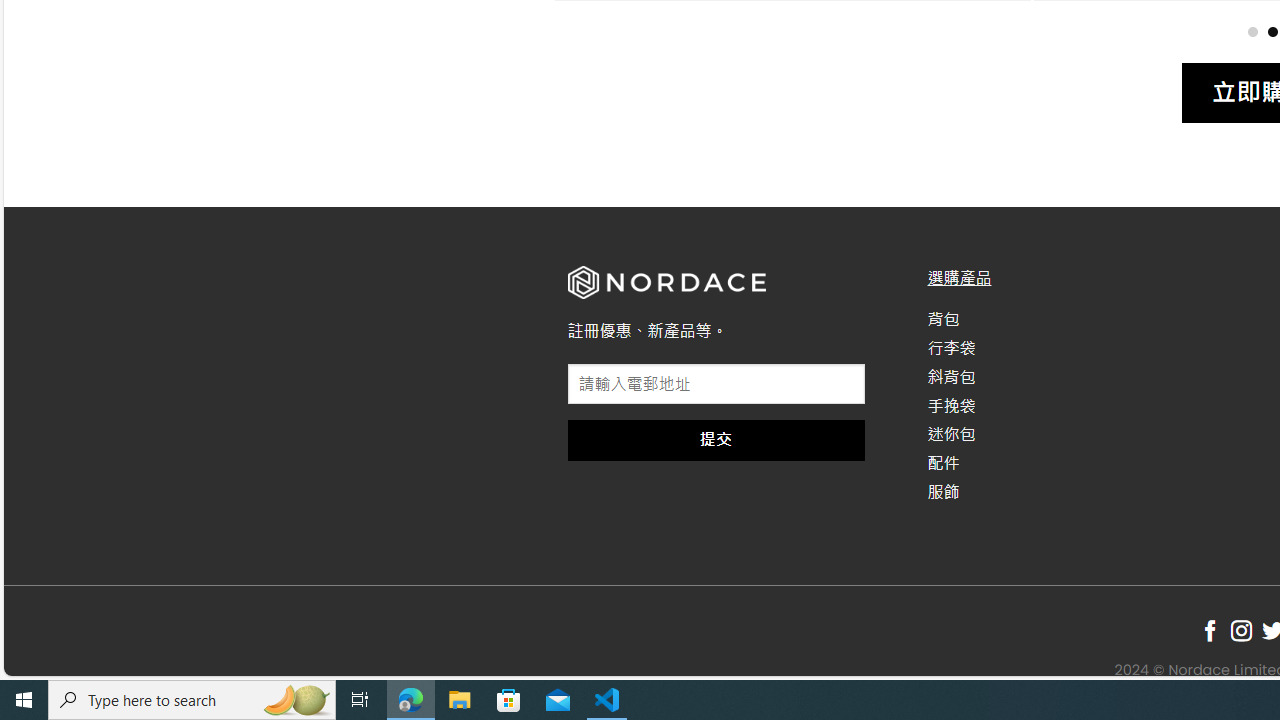 The width and height of the screenshot is (1280, 720). Describe the element at coordinates (1271, 31) in the screenshot. I see `'Page dot 2'` at that location.